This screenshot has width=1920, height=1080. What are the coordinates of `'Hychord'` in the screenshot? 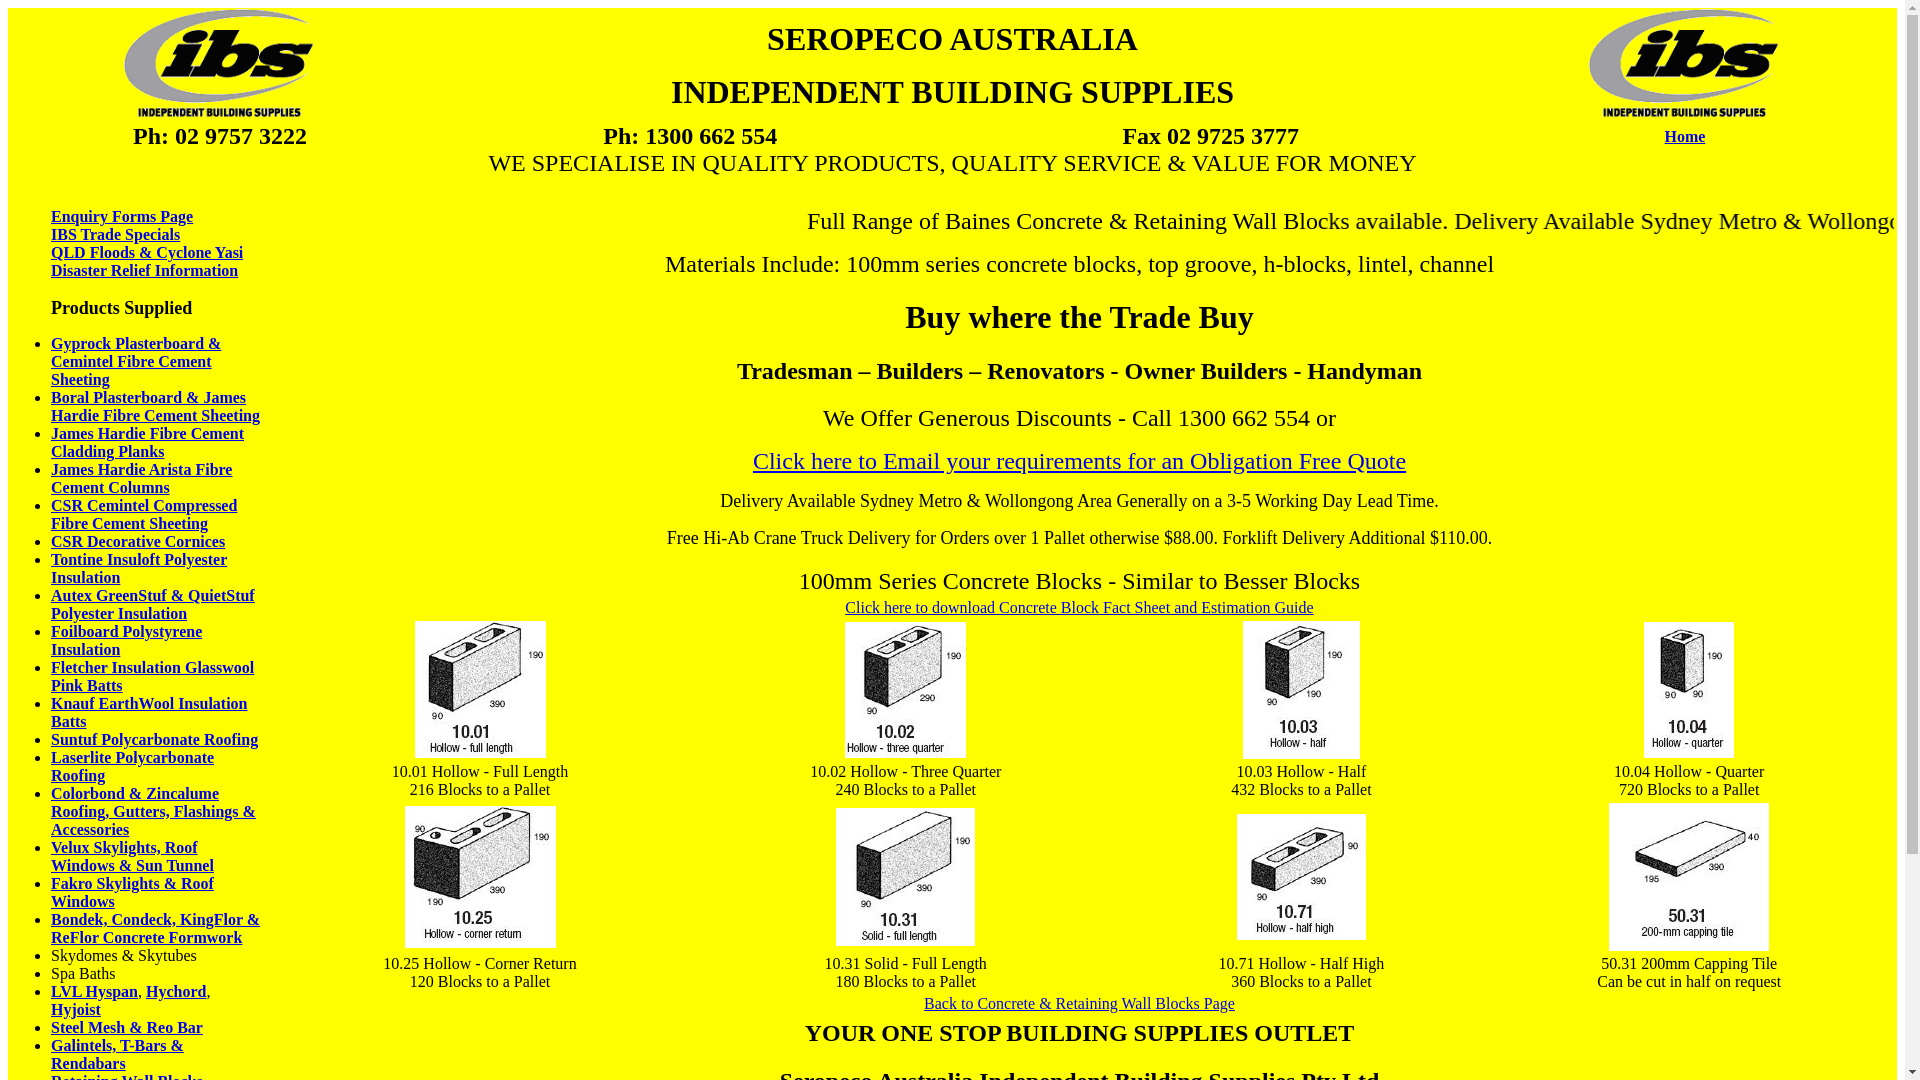 It's located at (176, 991).